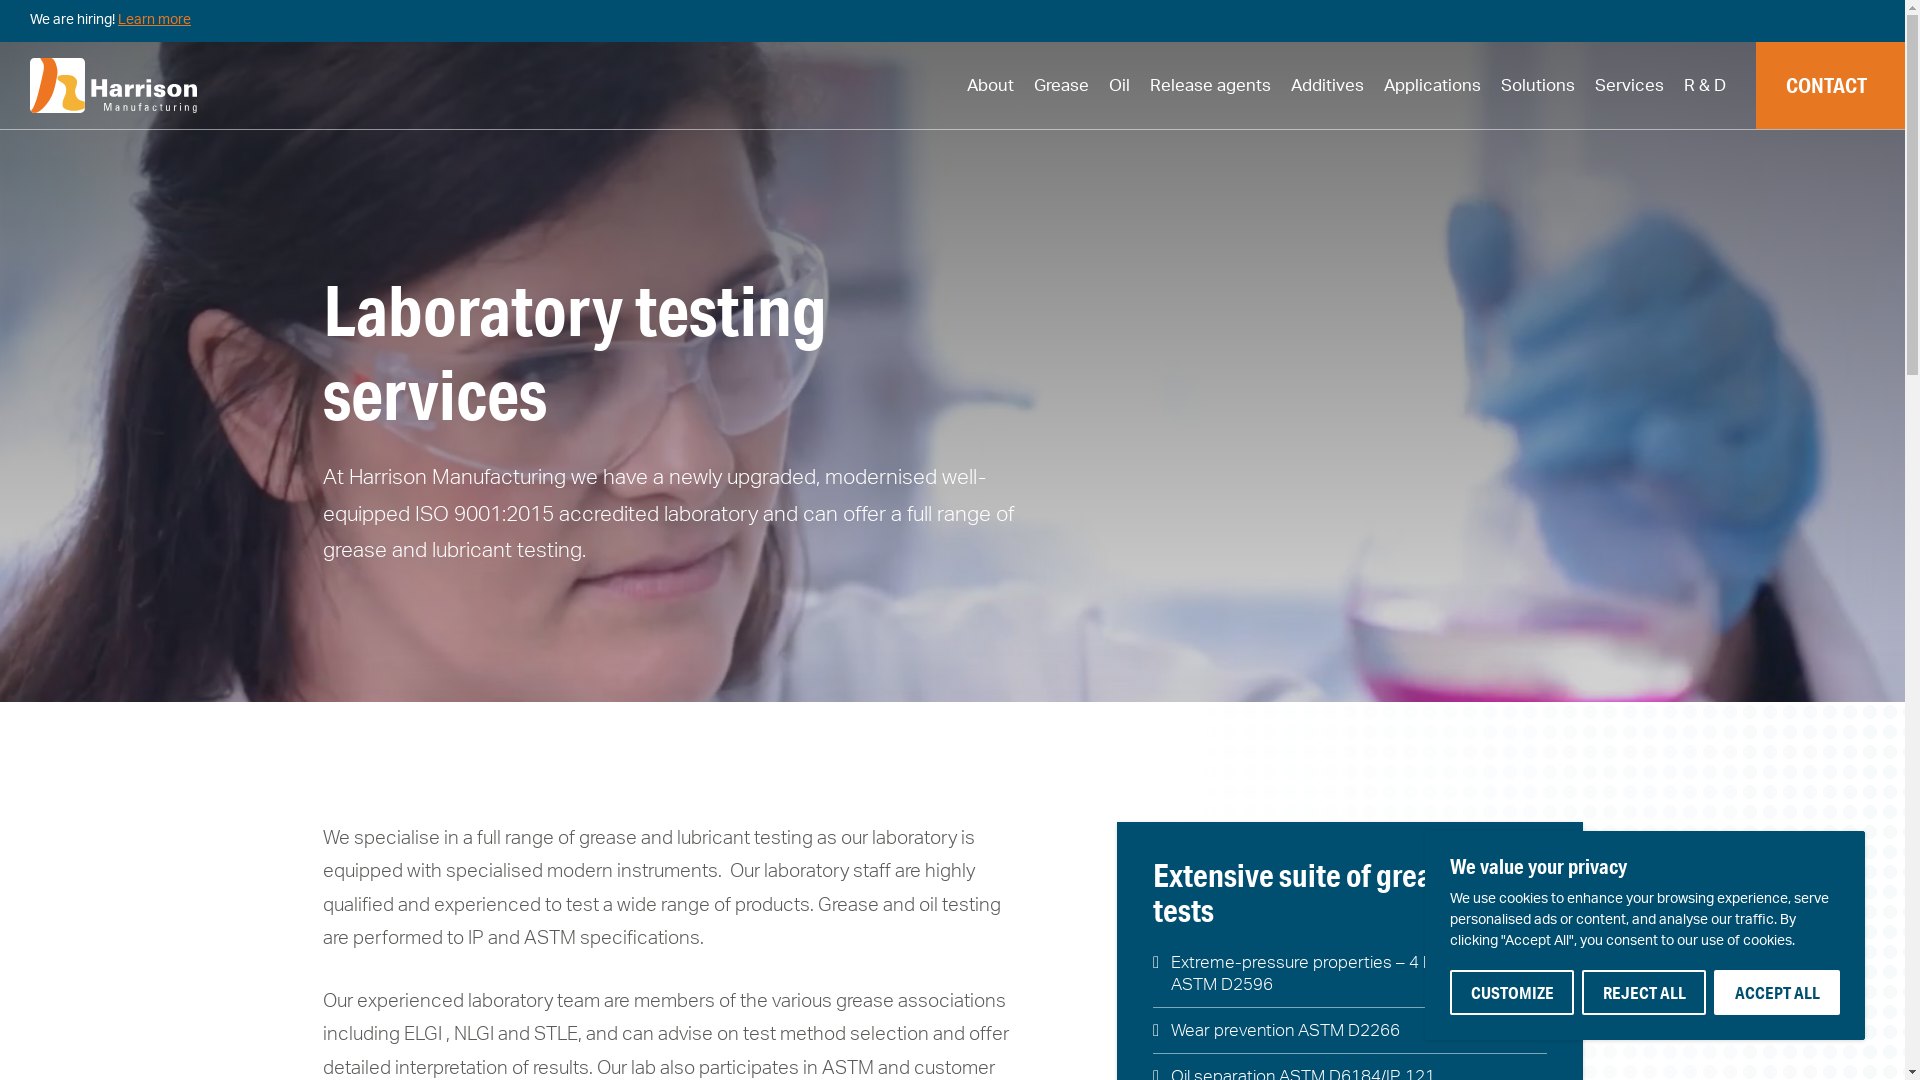 The image size is (1920, 1080). I want to click on 'R & D', so click(1703, 84).